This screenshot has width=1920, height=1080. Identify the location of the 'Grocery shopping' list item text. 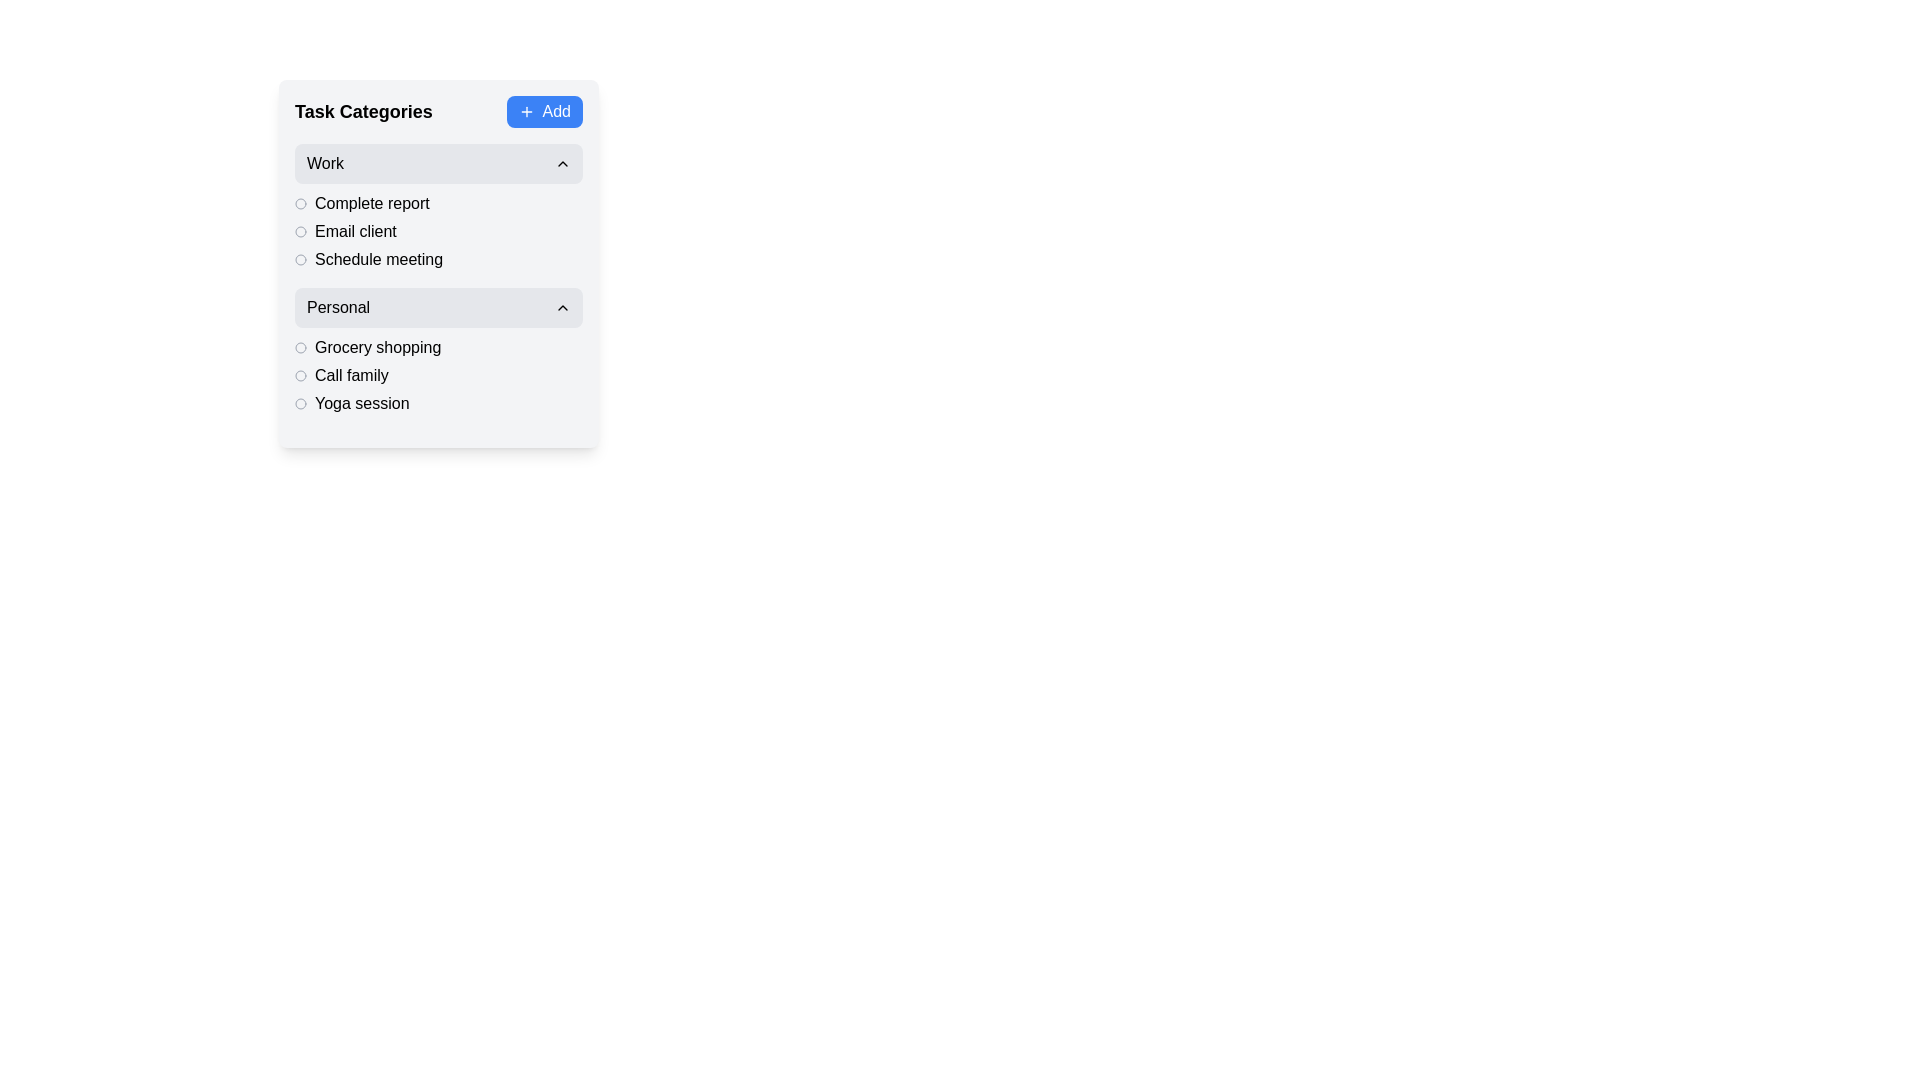
(437, 346).